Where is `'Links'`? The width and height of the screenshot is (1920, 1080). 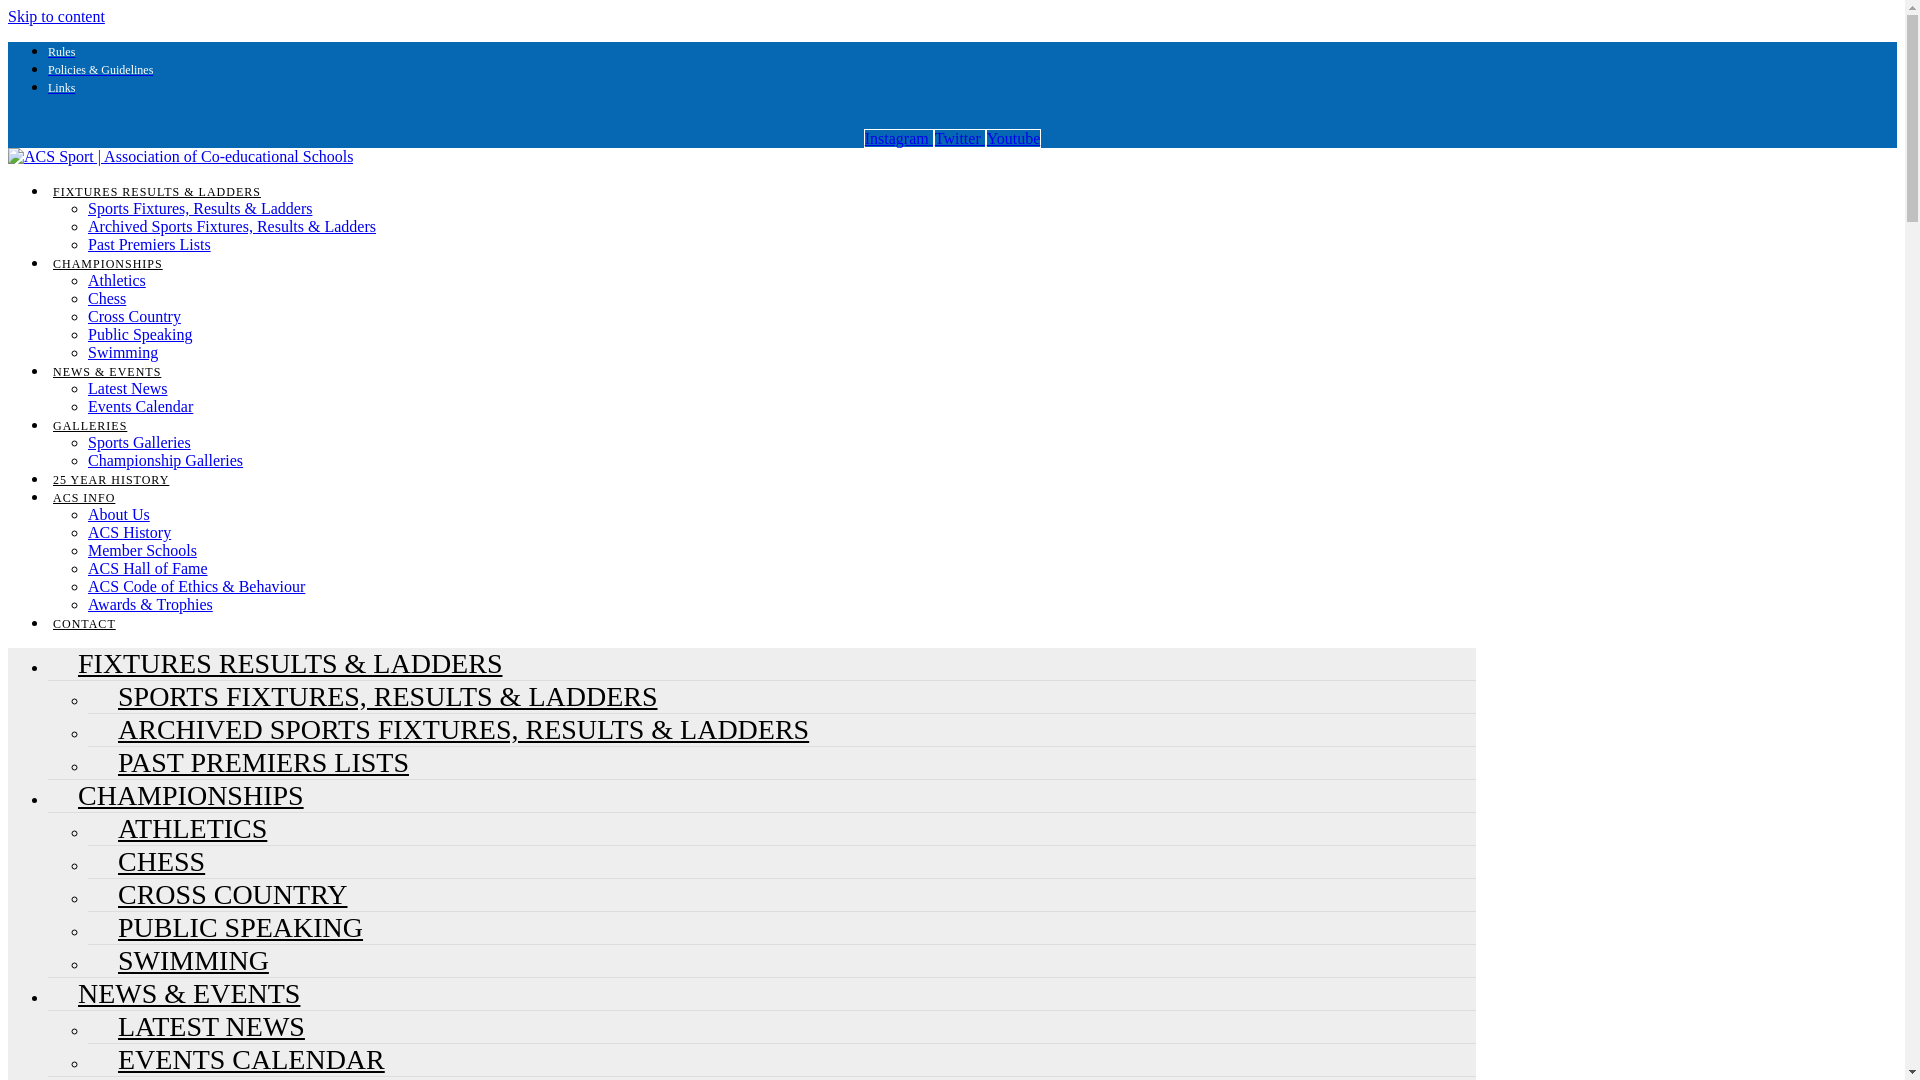
'Links' is located at coordinates (61, 87).